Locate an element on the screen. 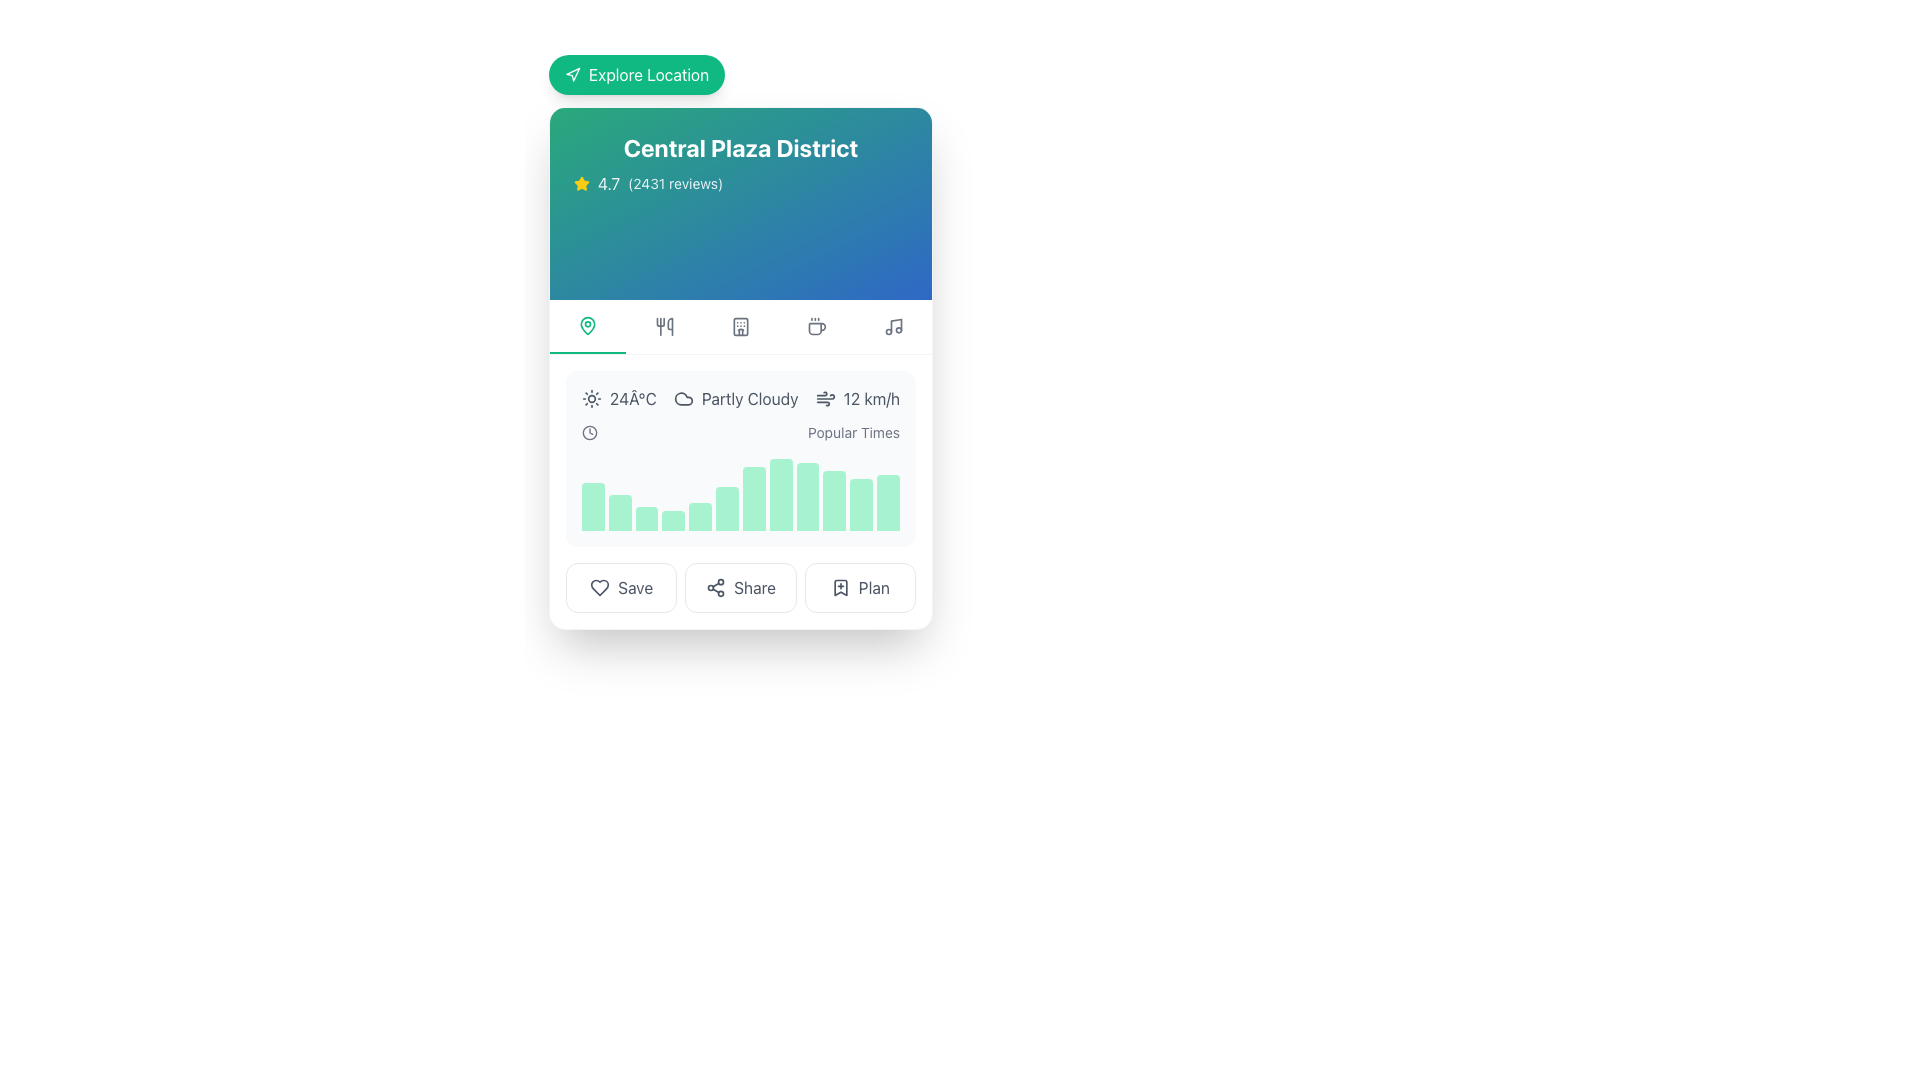  the hotel information icon located in the third position from the left in the navigation row is located at coordinates (739, 326).